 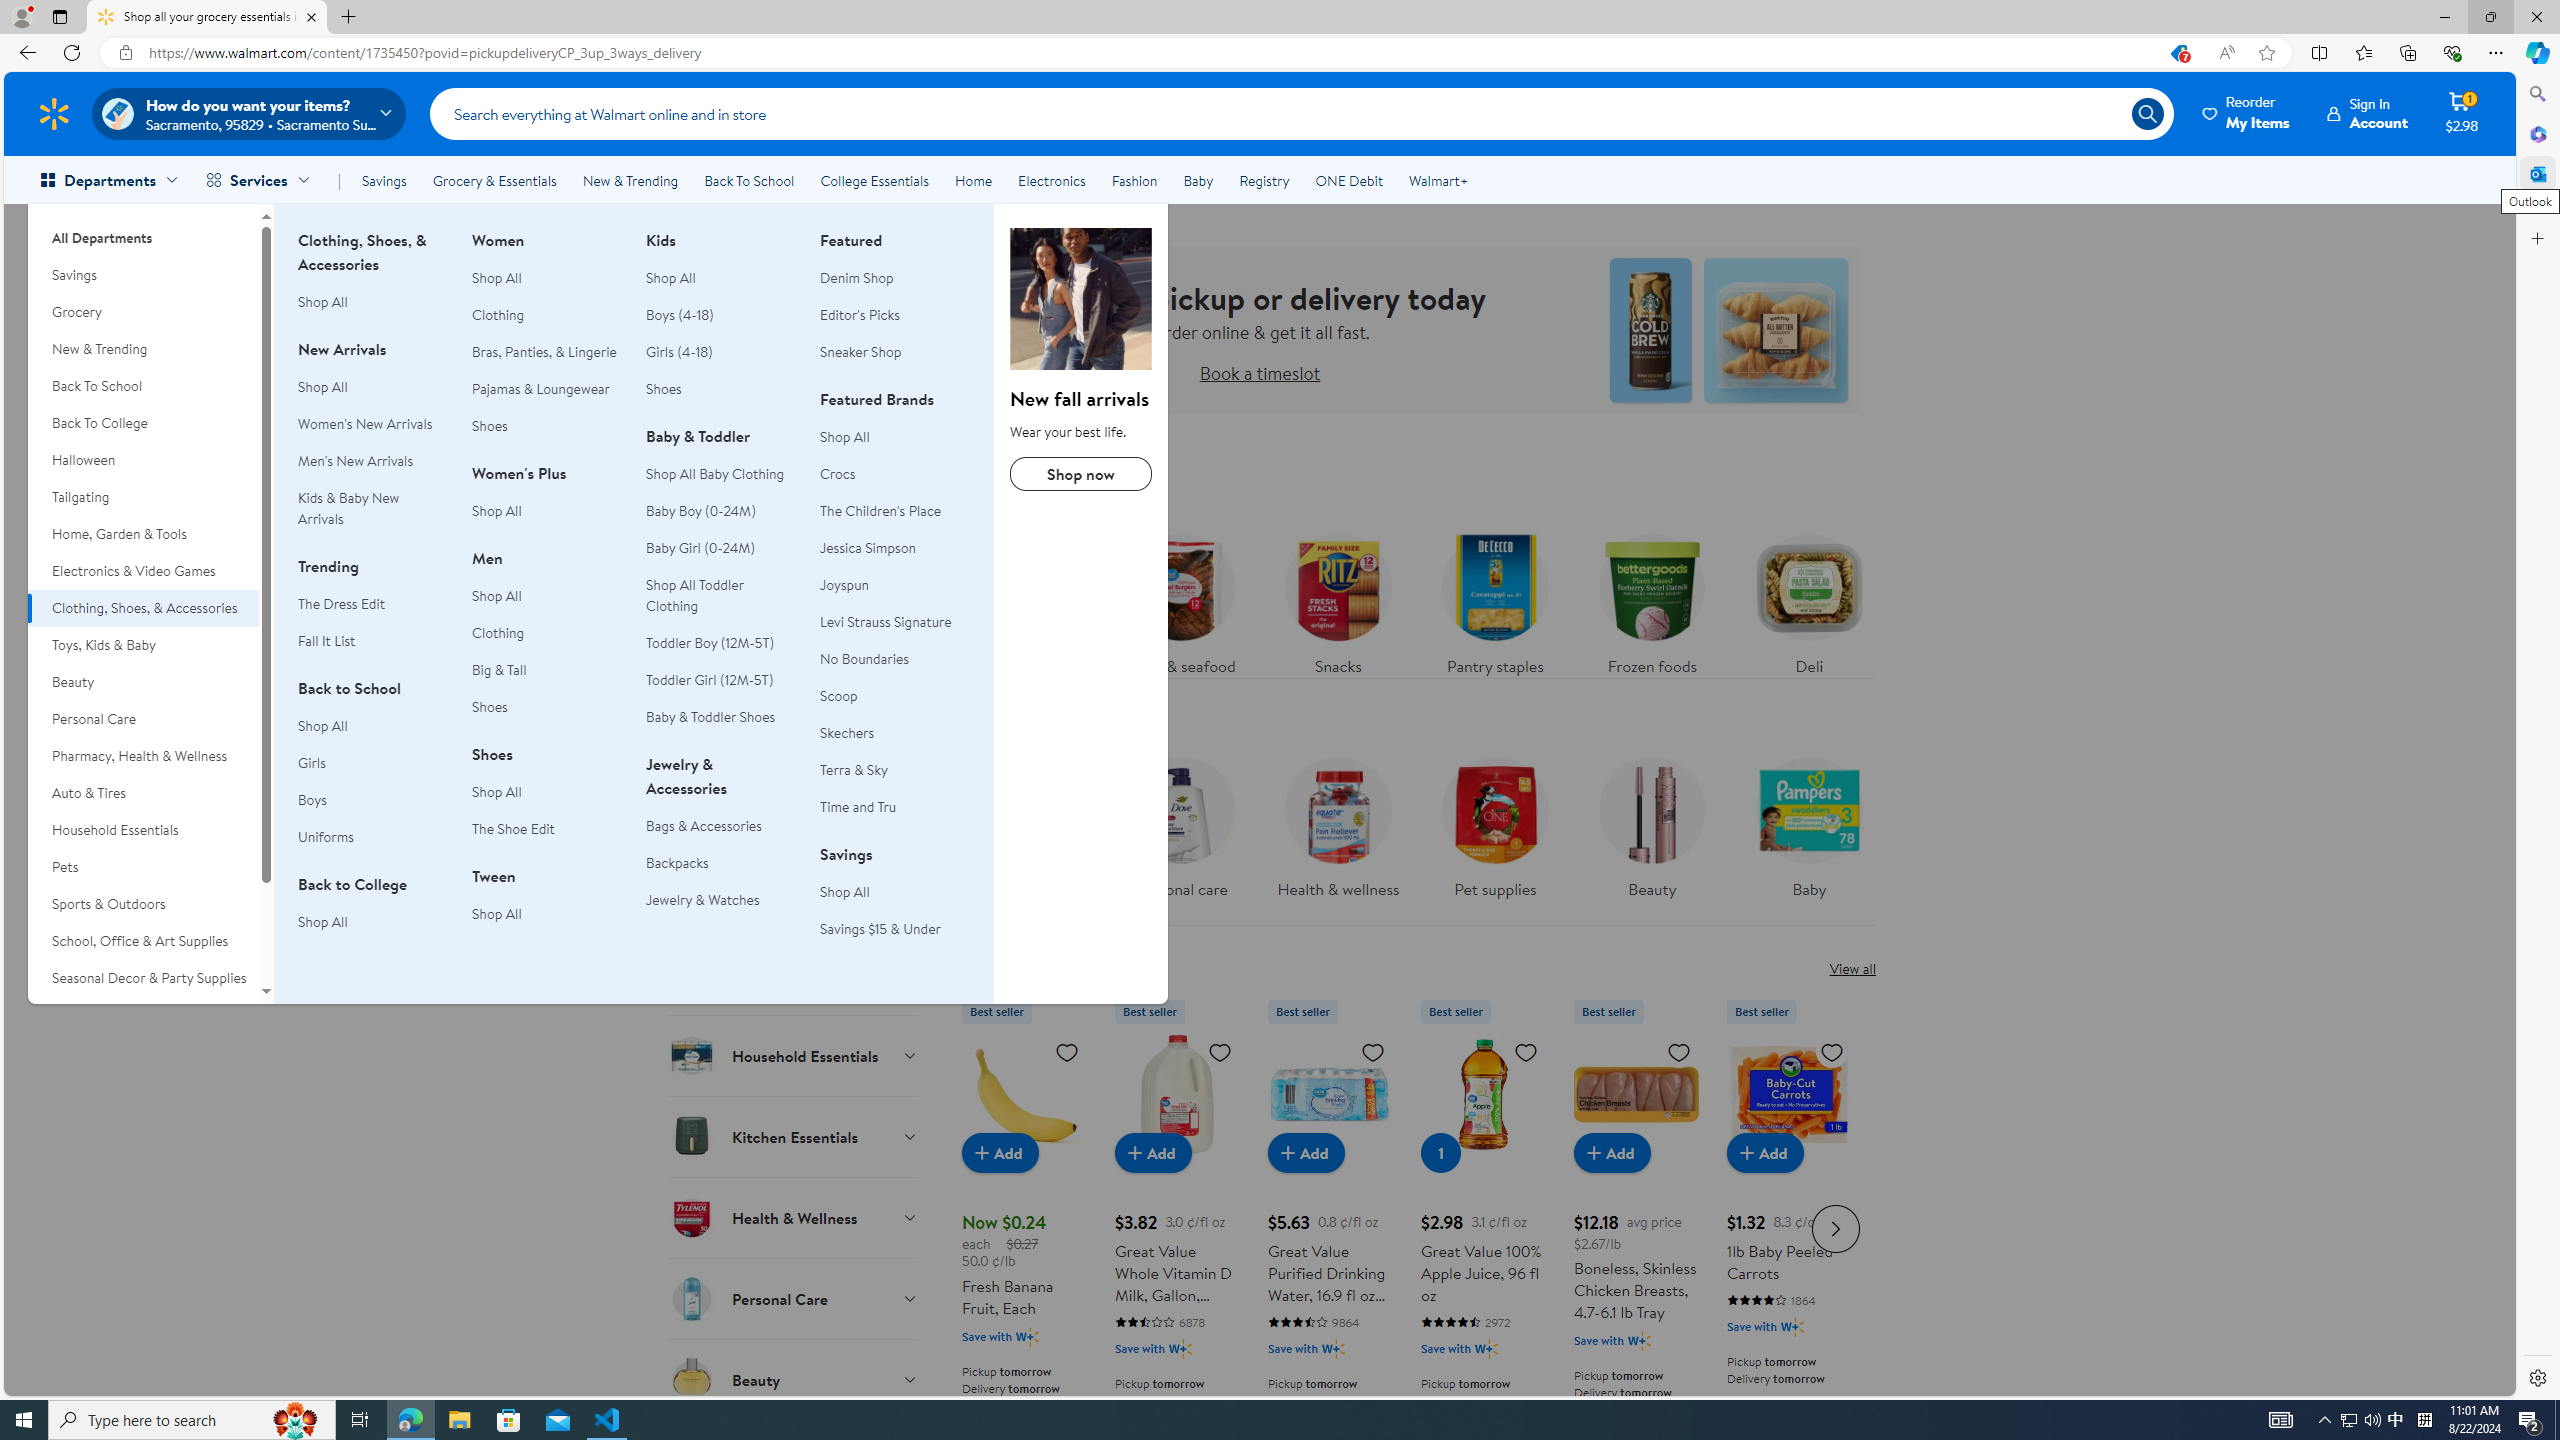 I want to click on 'TweenShop All', so click(x=546, y=905).